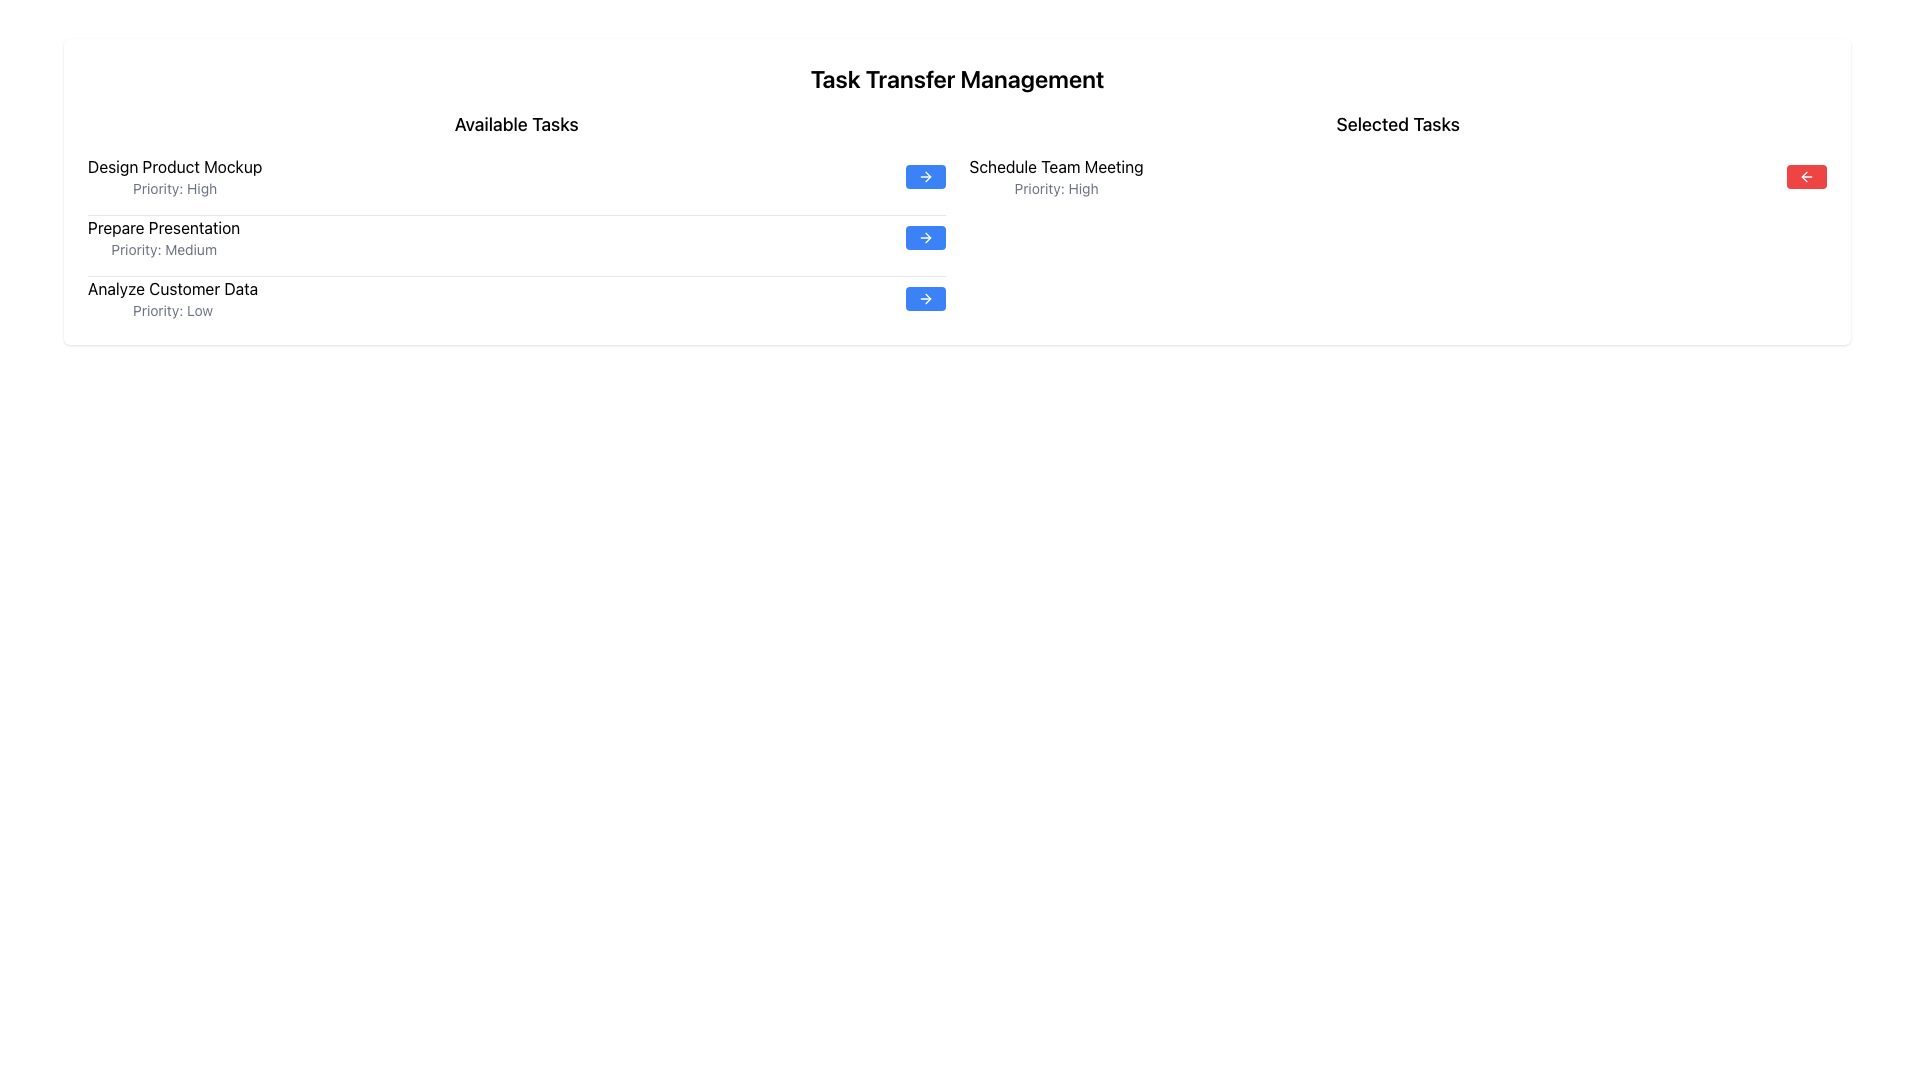  What do you see at coordinates (164, 237) in the screenshot?
I see `details of the task represented by the text block containing 'Prepare Presentation' and 'Priority: Medium' in the 'Available Tasks' section` at bounding box center [164, 237].